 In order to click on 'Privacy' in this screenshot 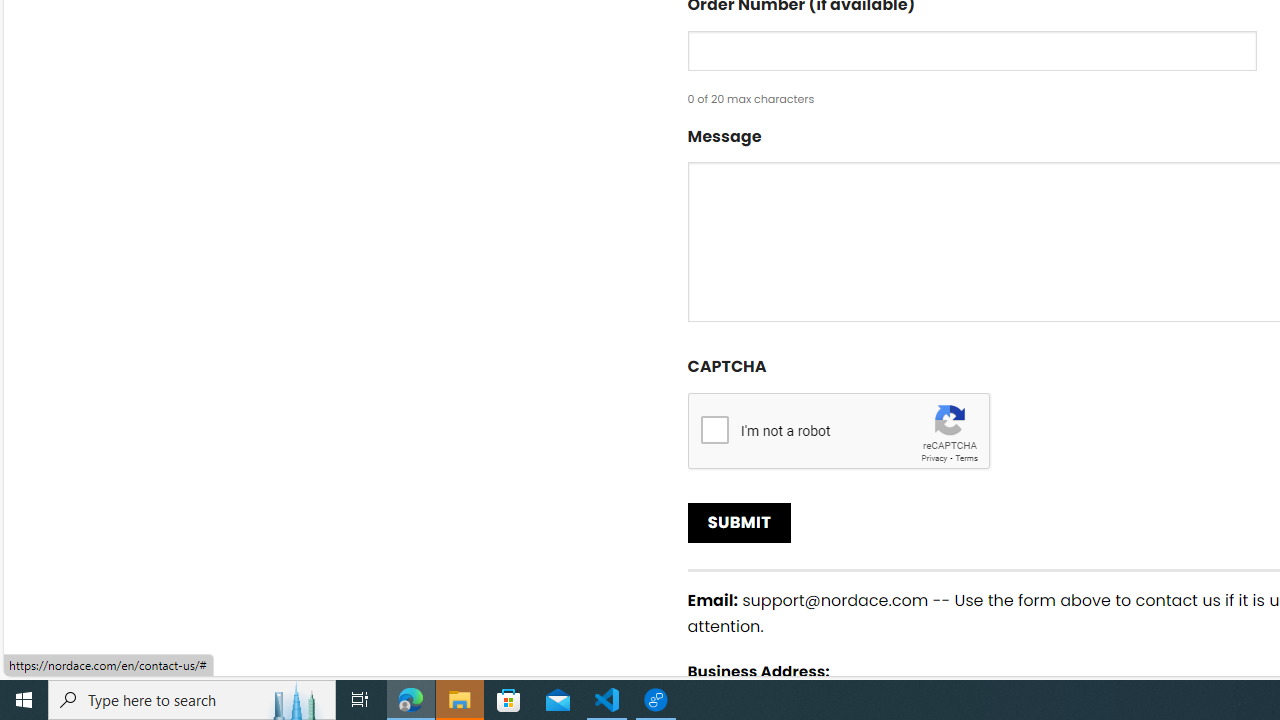, I will do `click(933, 457)`.